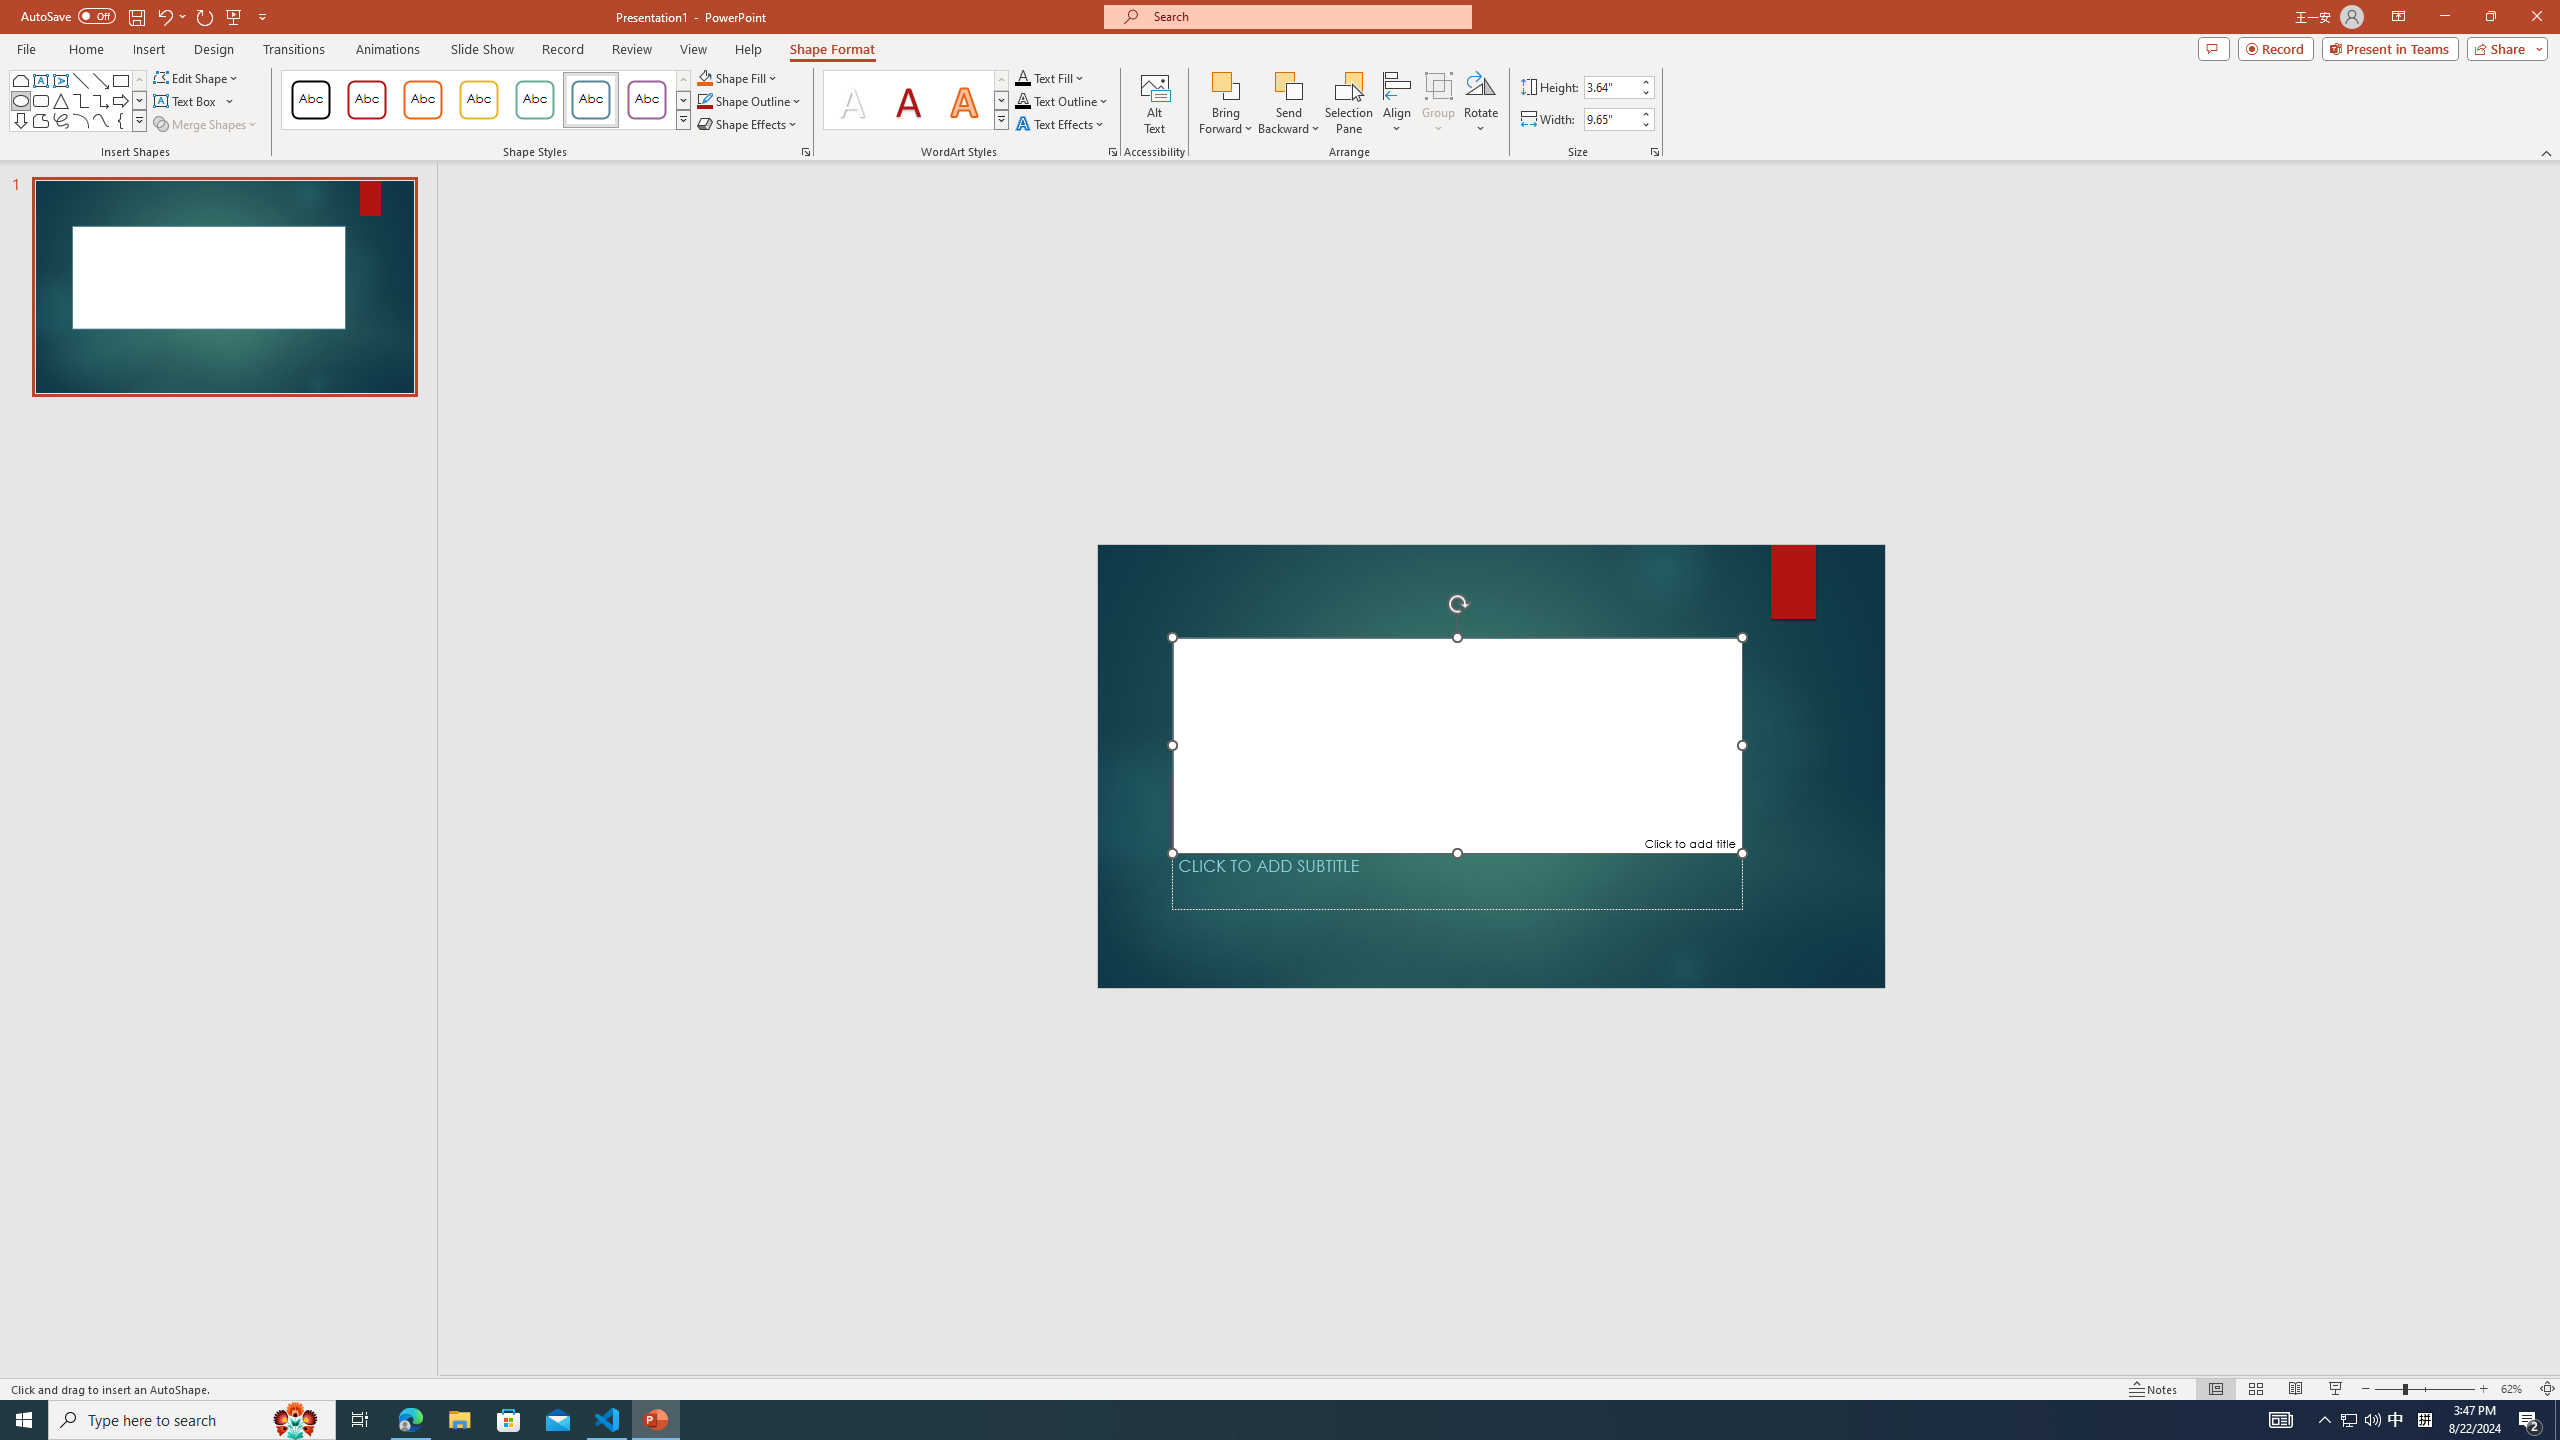  What do you see at coordinates (591, 99) in the screenshot?
I see `'Colored Outline - Blue-Gray, Accent 5'` at bounding box center [591, 99].